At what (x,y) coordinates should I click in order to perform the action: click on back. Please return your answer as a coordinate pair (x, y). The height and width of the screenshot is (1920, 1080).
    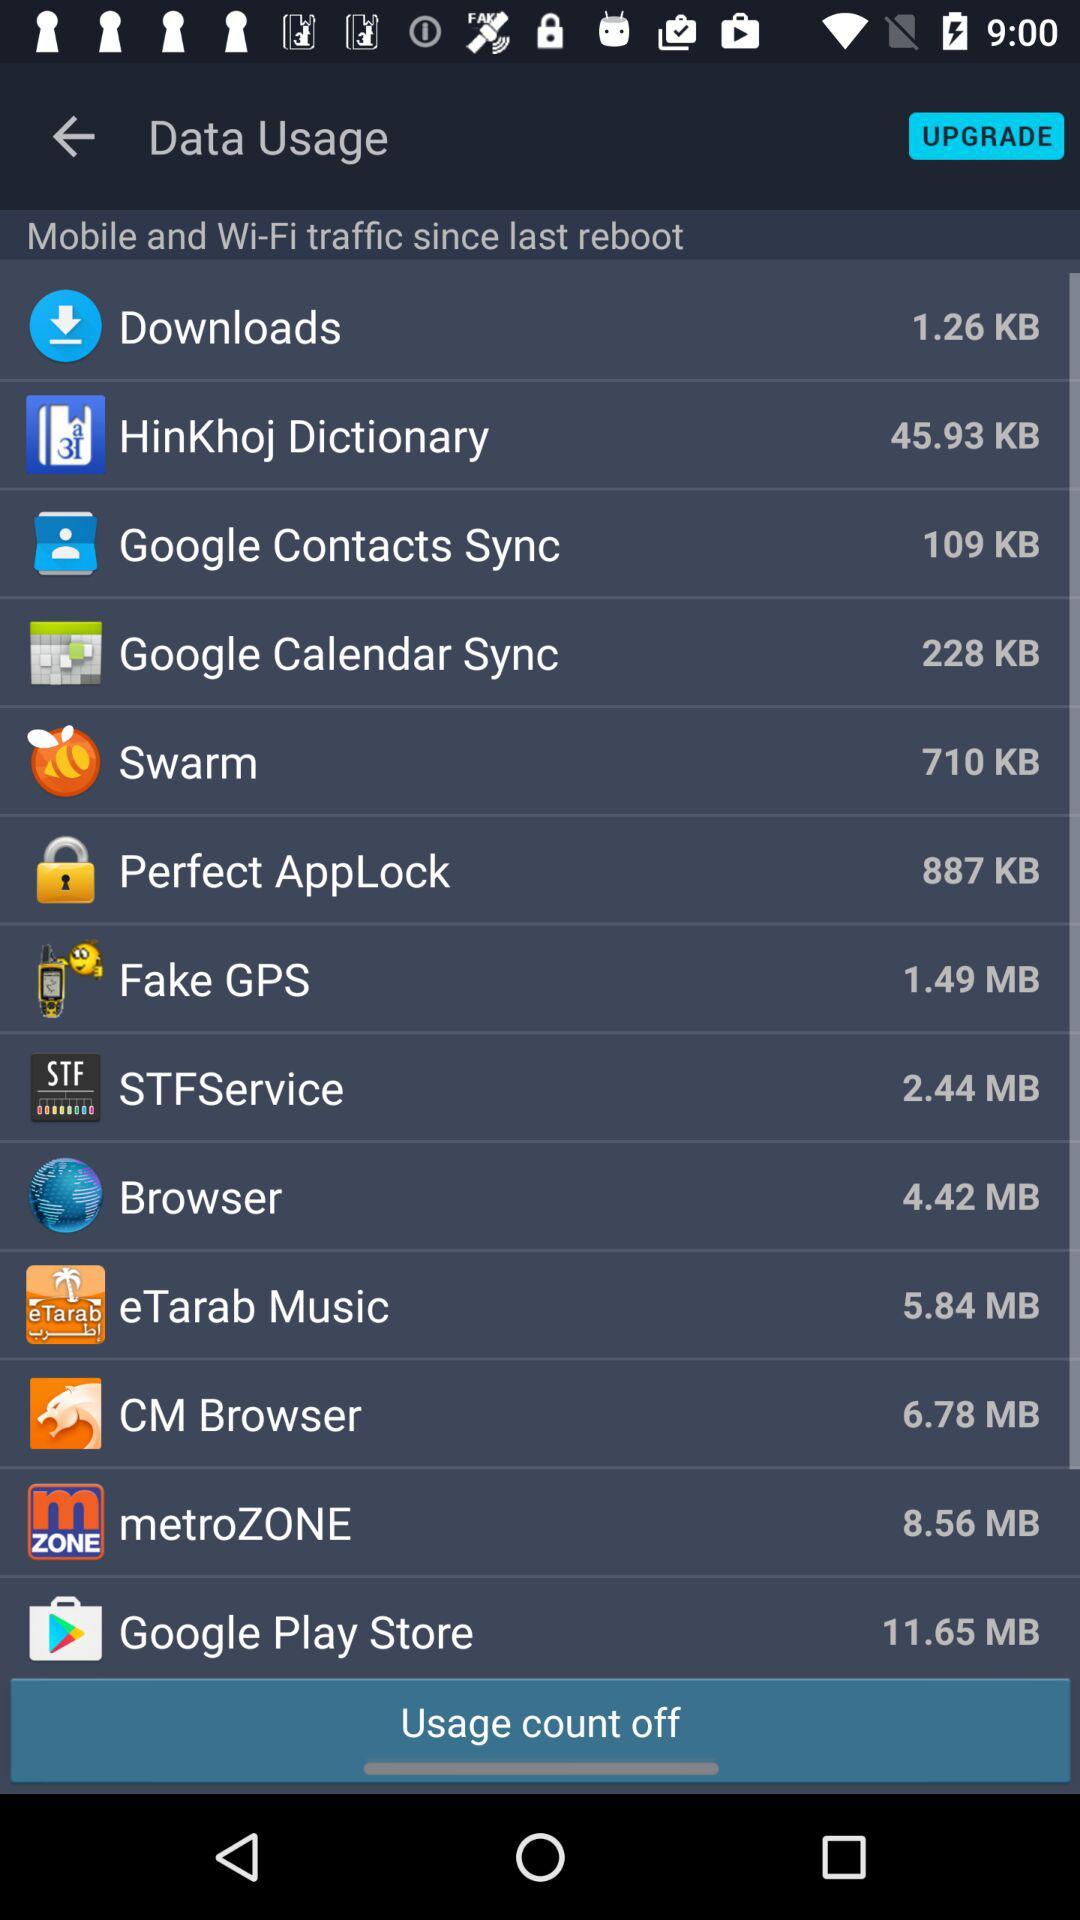
    Looking at the image, I should click on (72, 135).